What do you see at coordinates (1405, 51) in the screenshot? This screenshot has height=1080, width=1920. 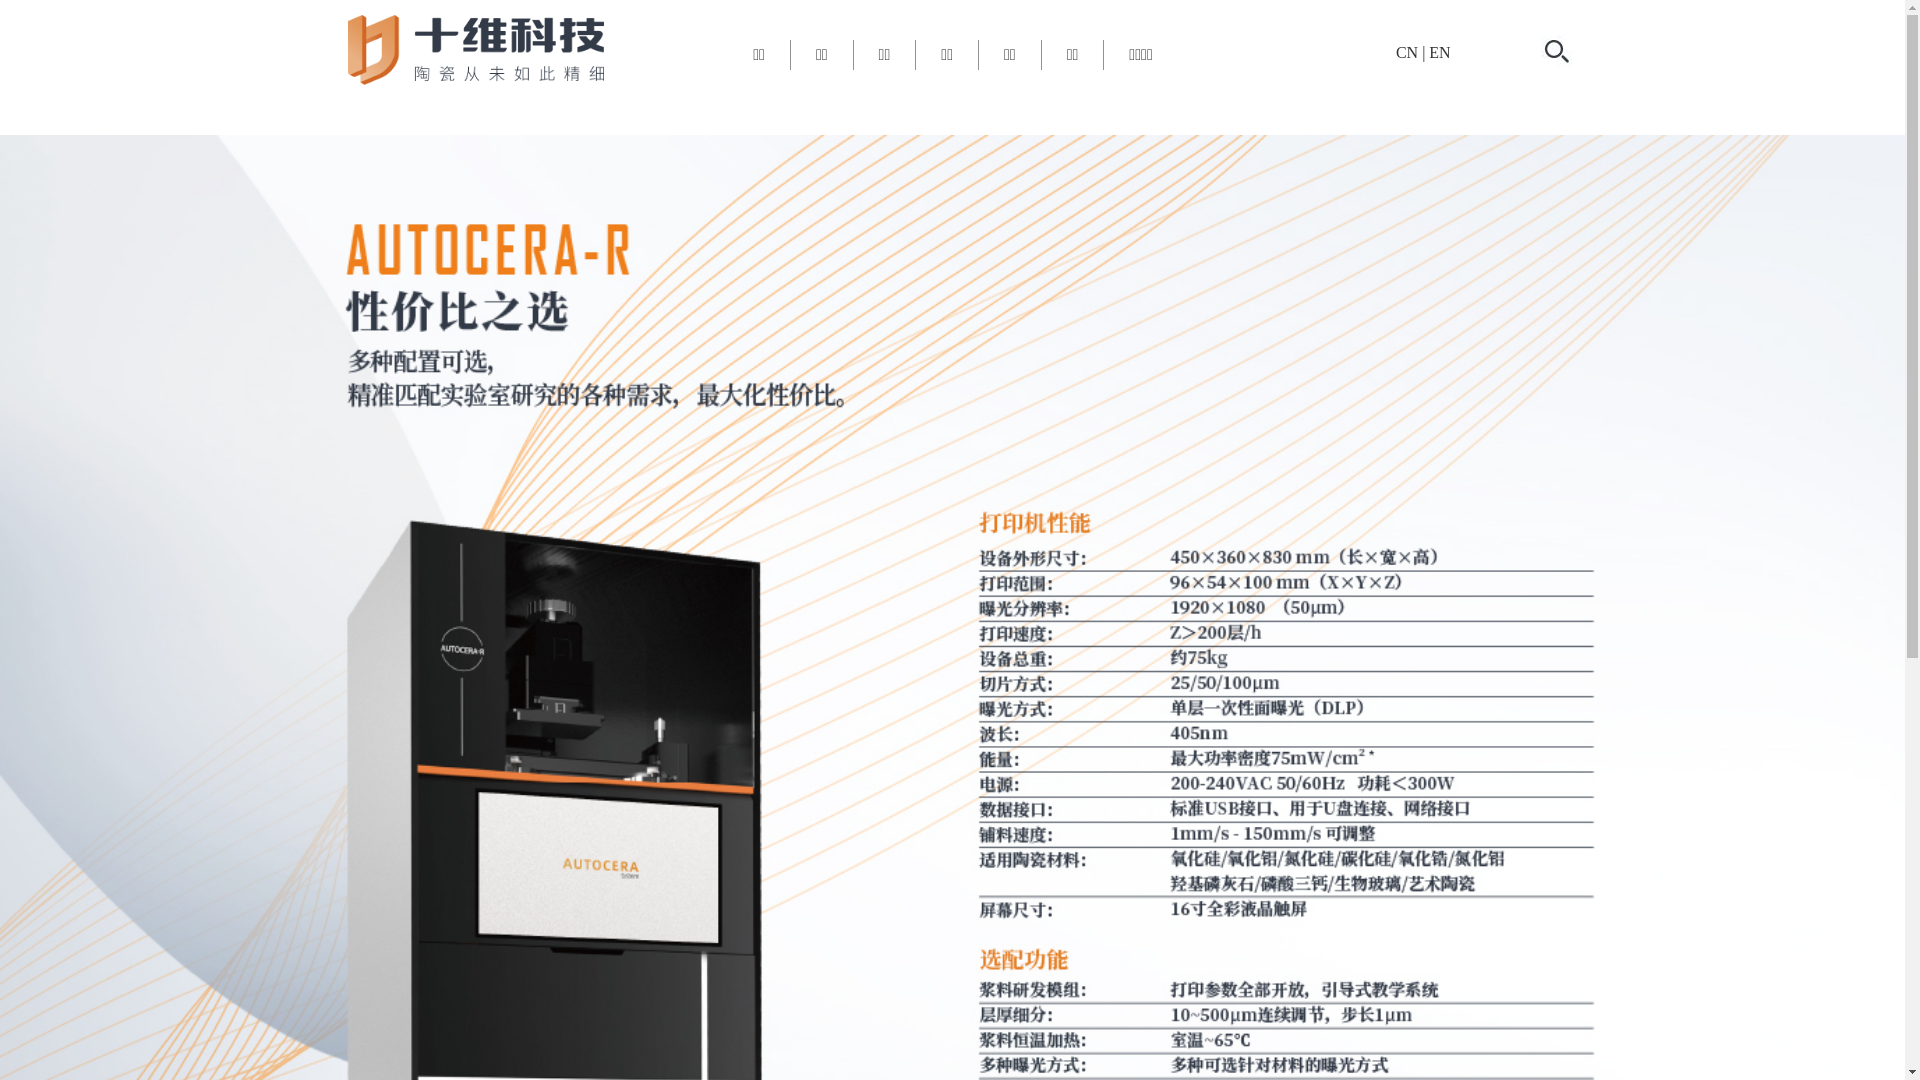 I see `'CN'` at bounding box center [1405, 51].